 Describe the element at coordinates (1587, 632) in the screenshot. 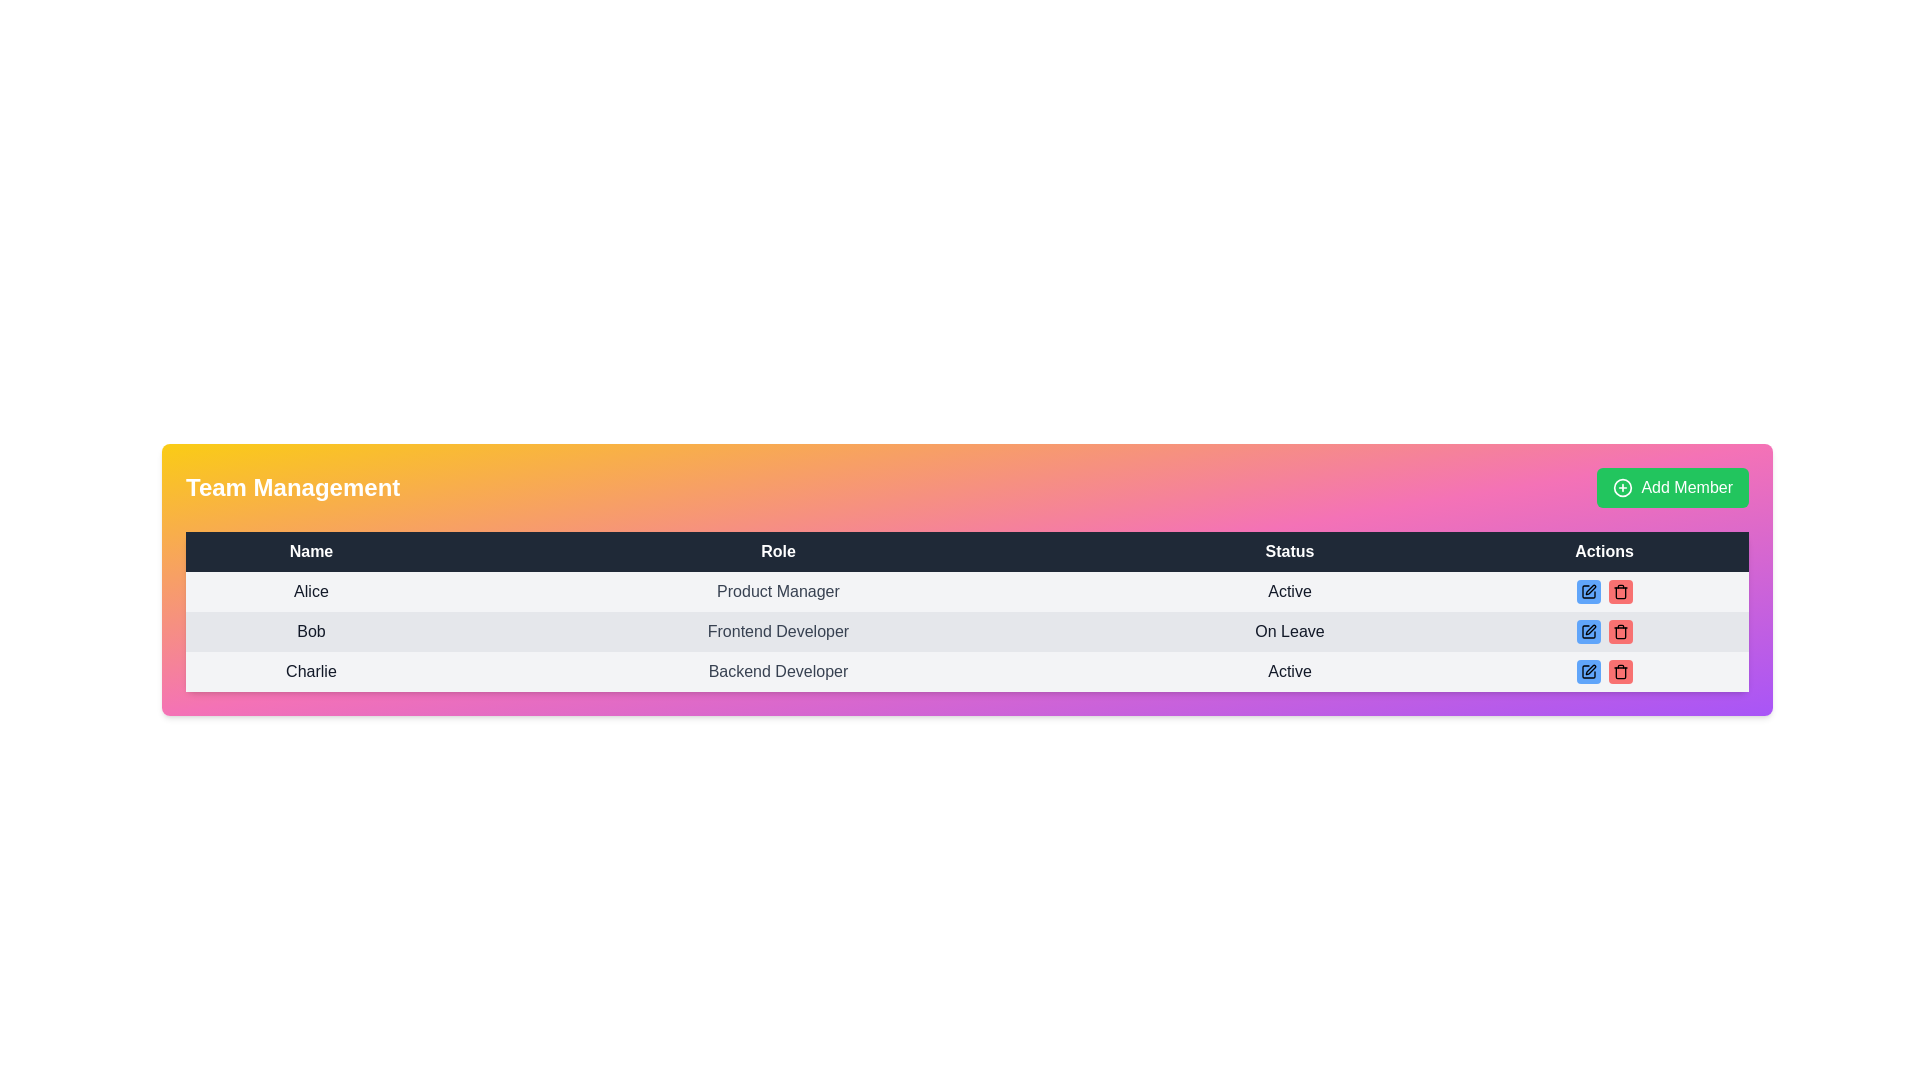

I see `the blue rectangular button with rounded corners containing a pen icon in the actions column of the user management table for the user named Bob to trigger a visual effect` at that location.